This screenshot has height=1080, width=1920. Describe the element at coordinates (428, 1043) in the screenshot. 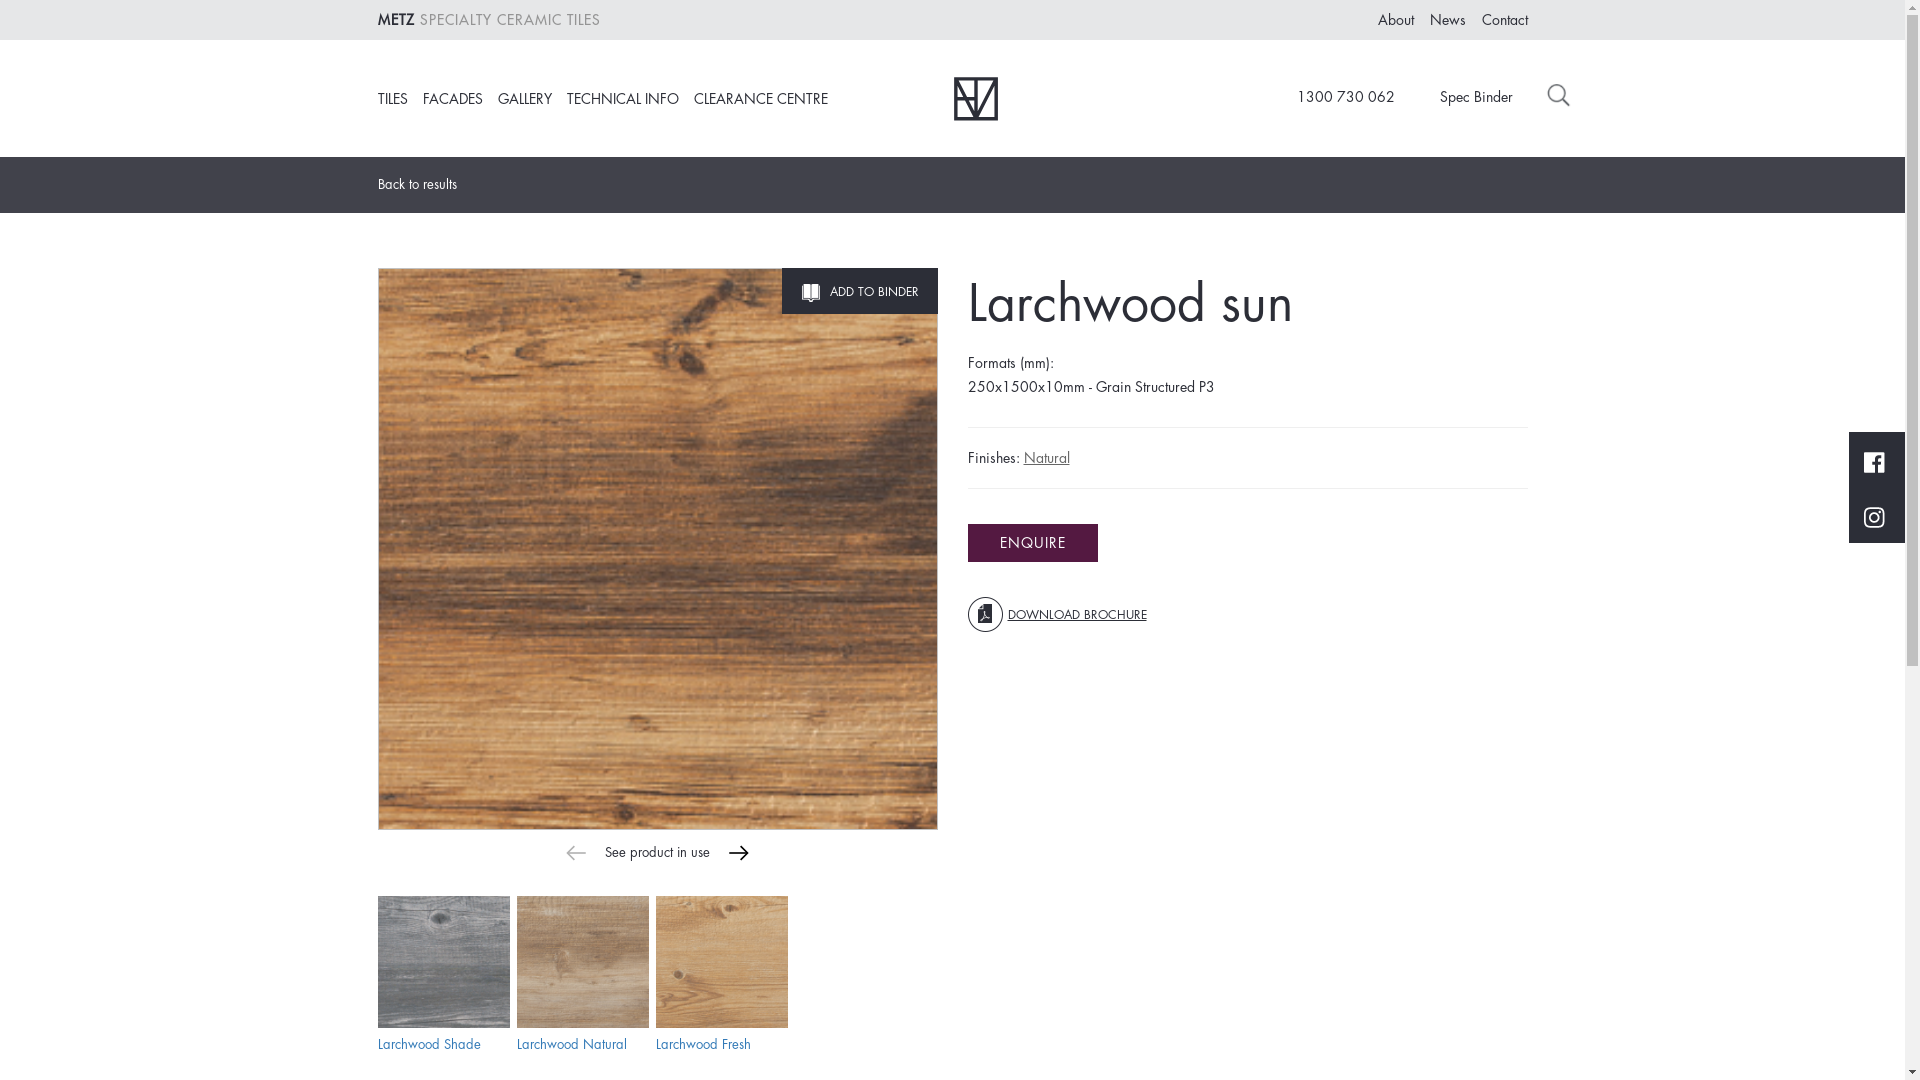

I see `'Larchwood Shade'` at that location.